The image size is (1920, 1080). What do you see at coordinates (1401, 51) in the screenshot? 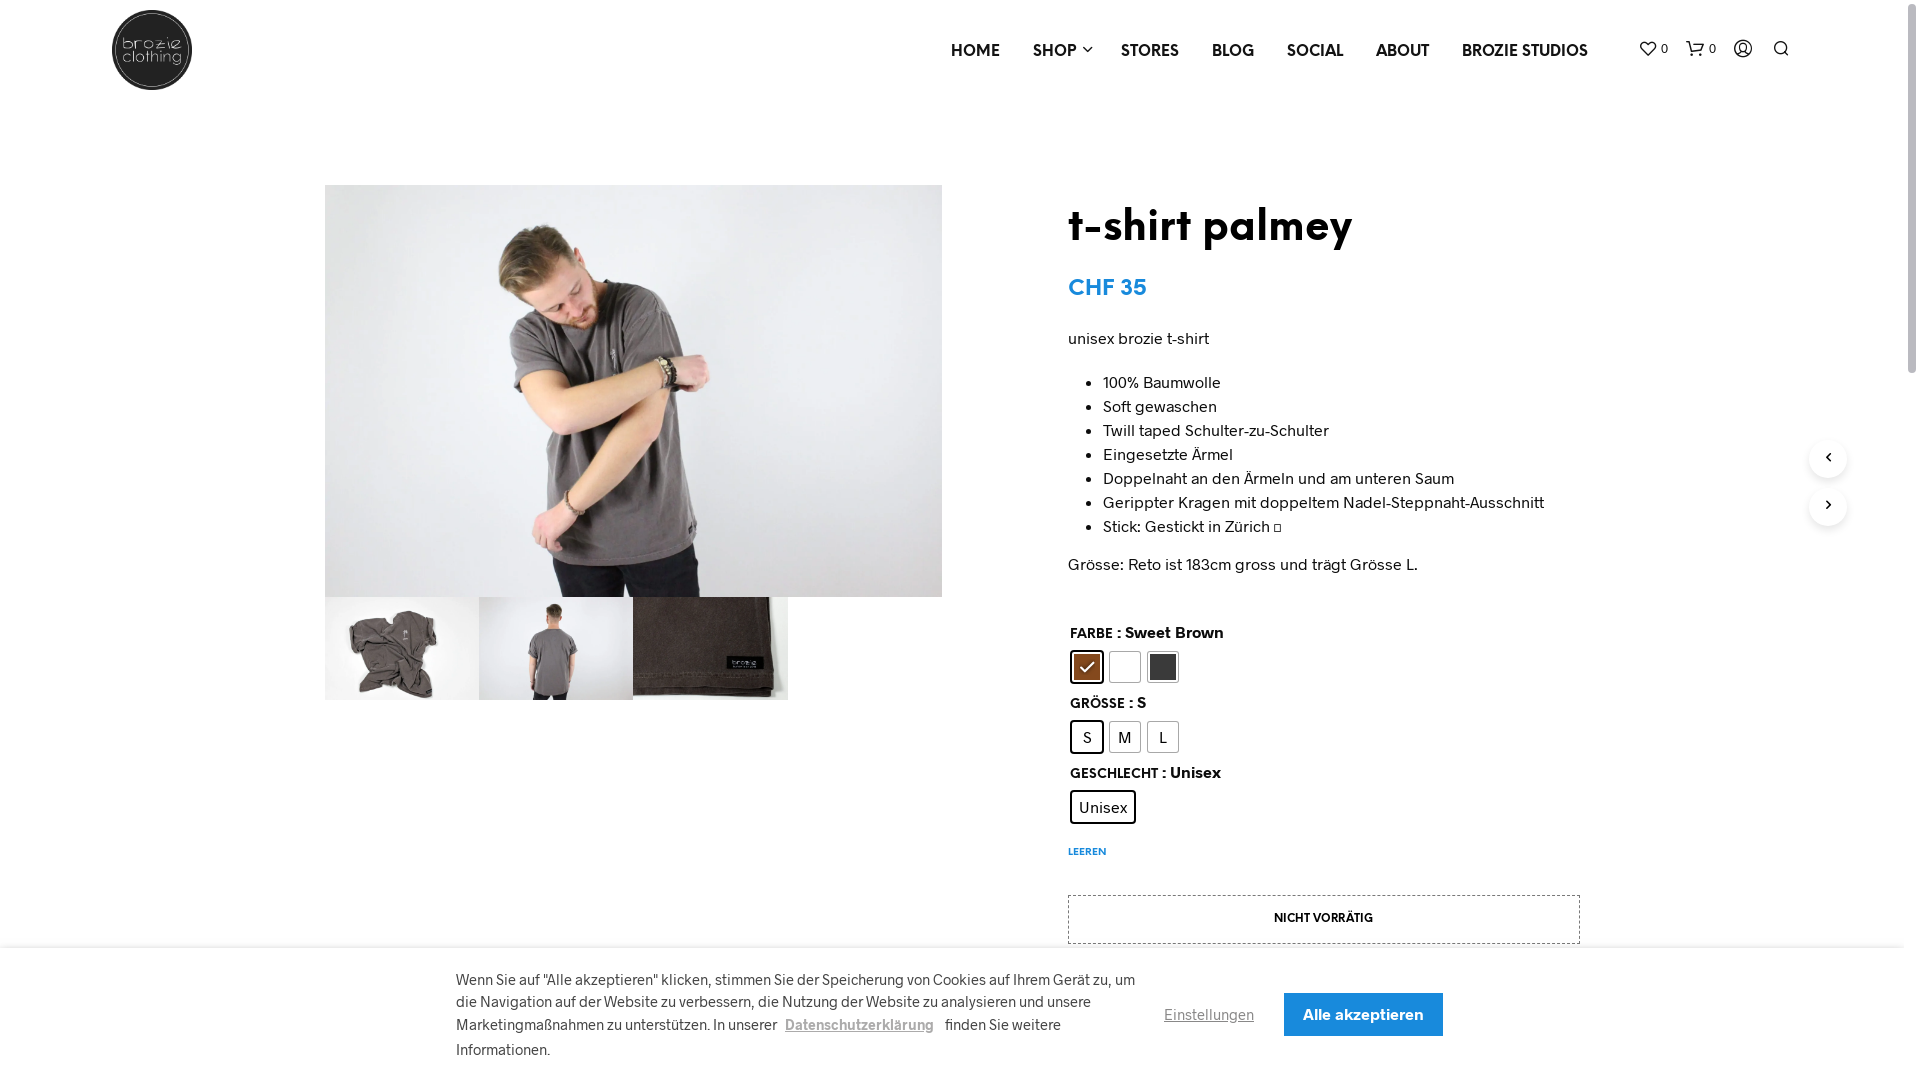
I see `'ABOUT'` at bounding box center [1401, 51].